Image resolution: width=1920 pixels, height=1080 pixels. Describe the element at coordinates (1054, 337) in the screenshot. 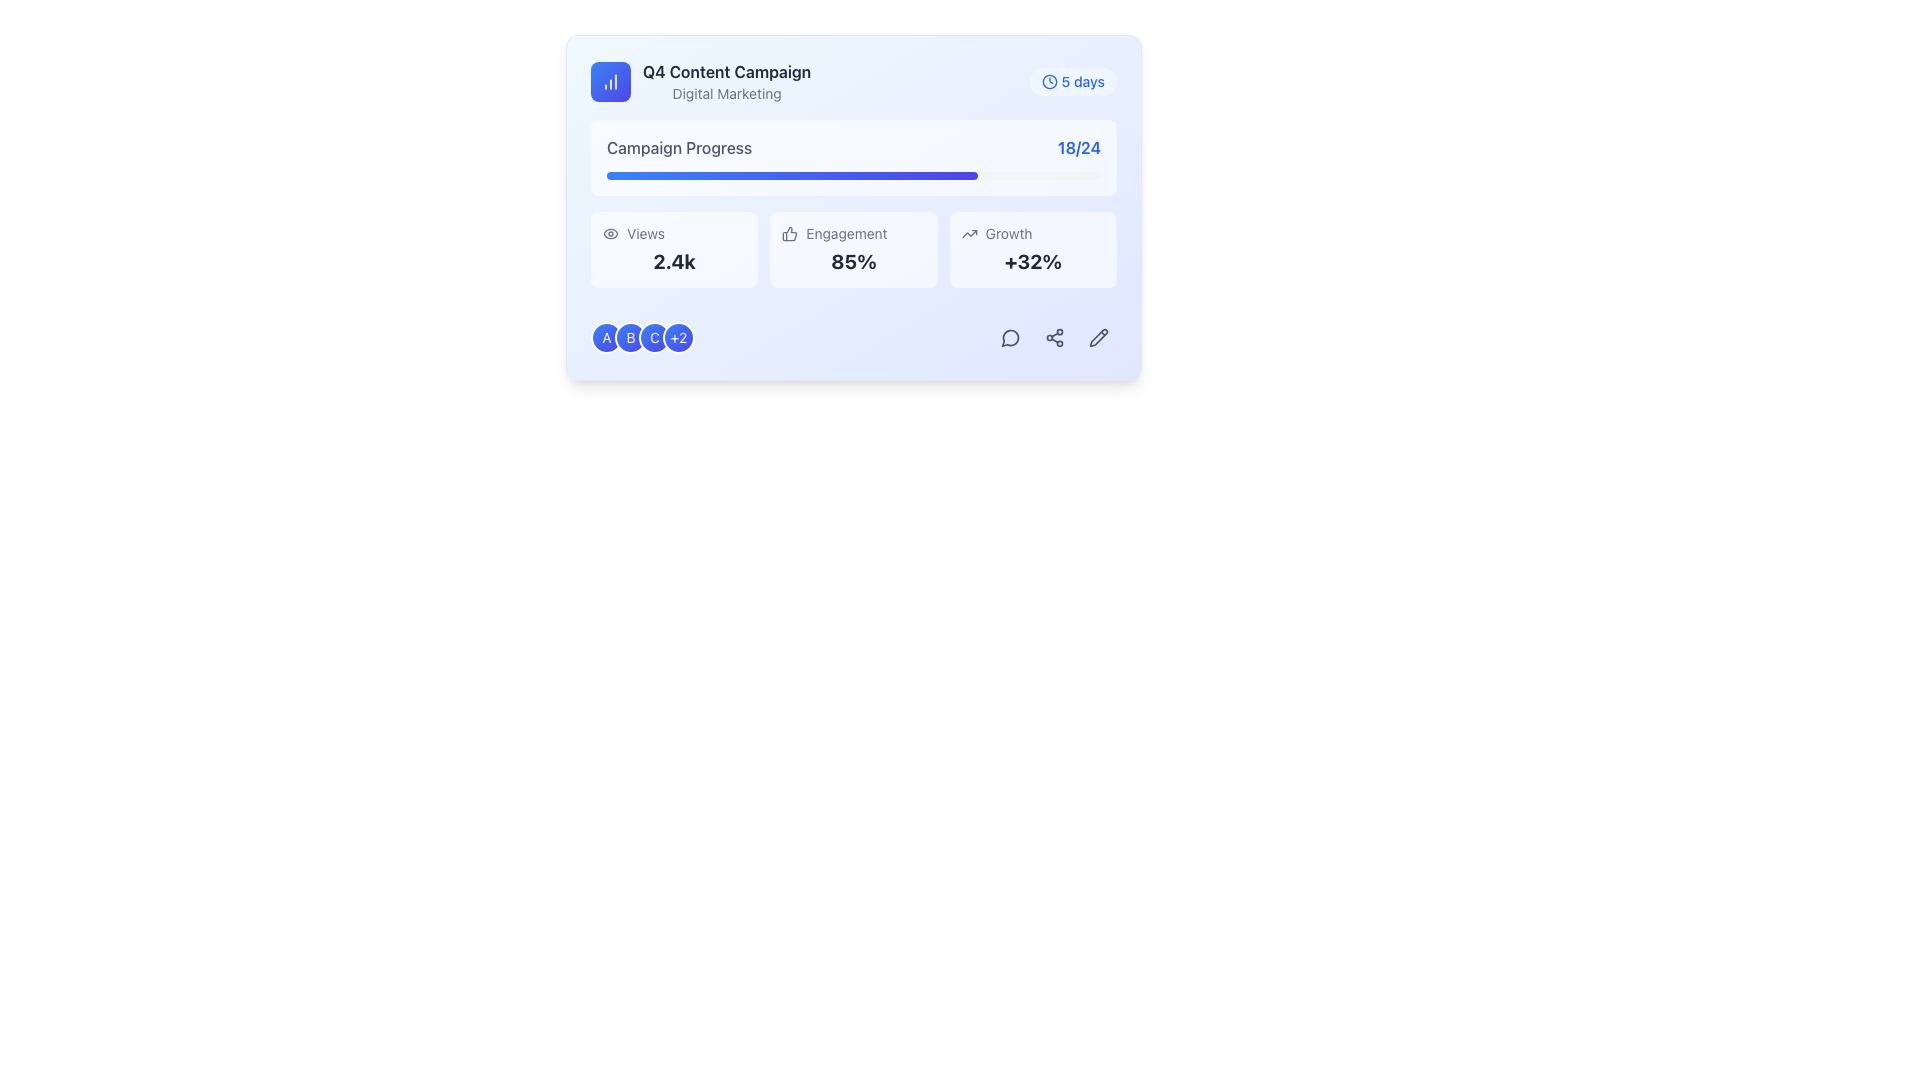

I see `the central icon representing three interconnected nodes, which is the second icon in a horizontal group of three icons located in the bottom-right corner of a card-like layout` at that location.